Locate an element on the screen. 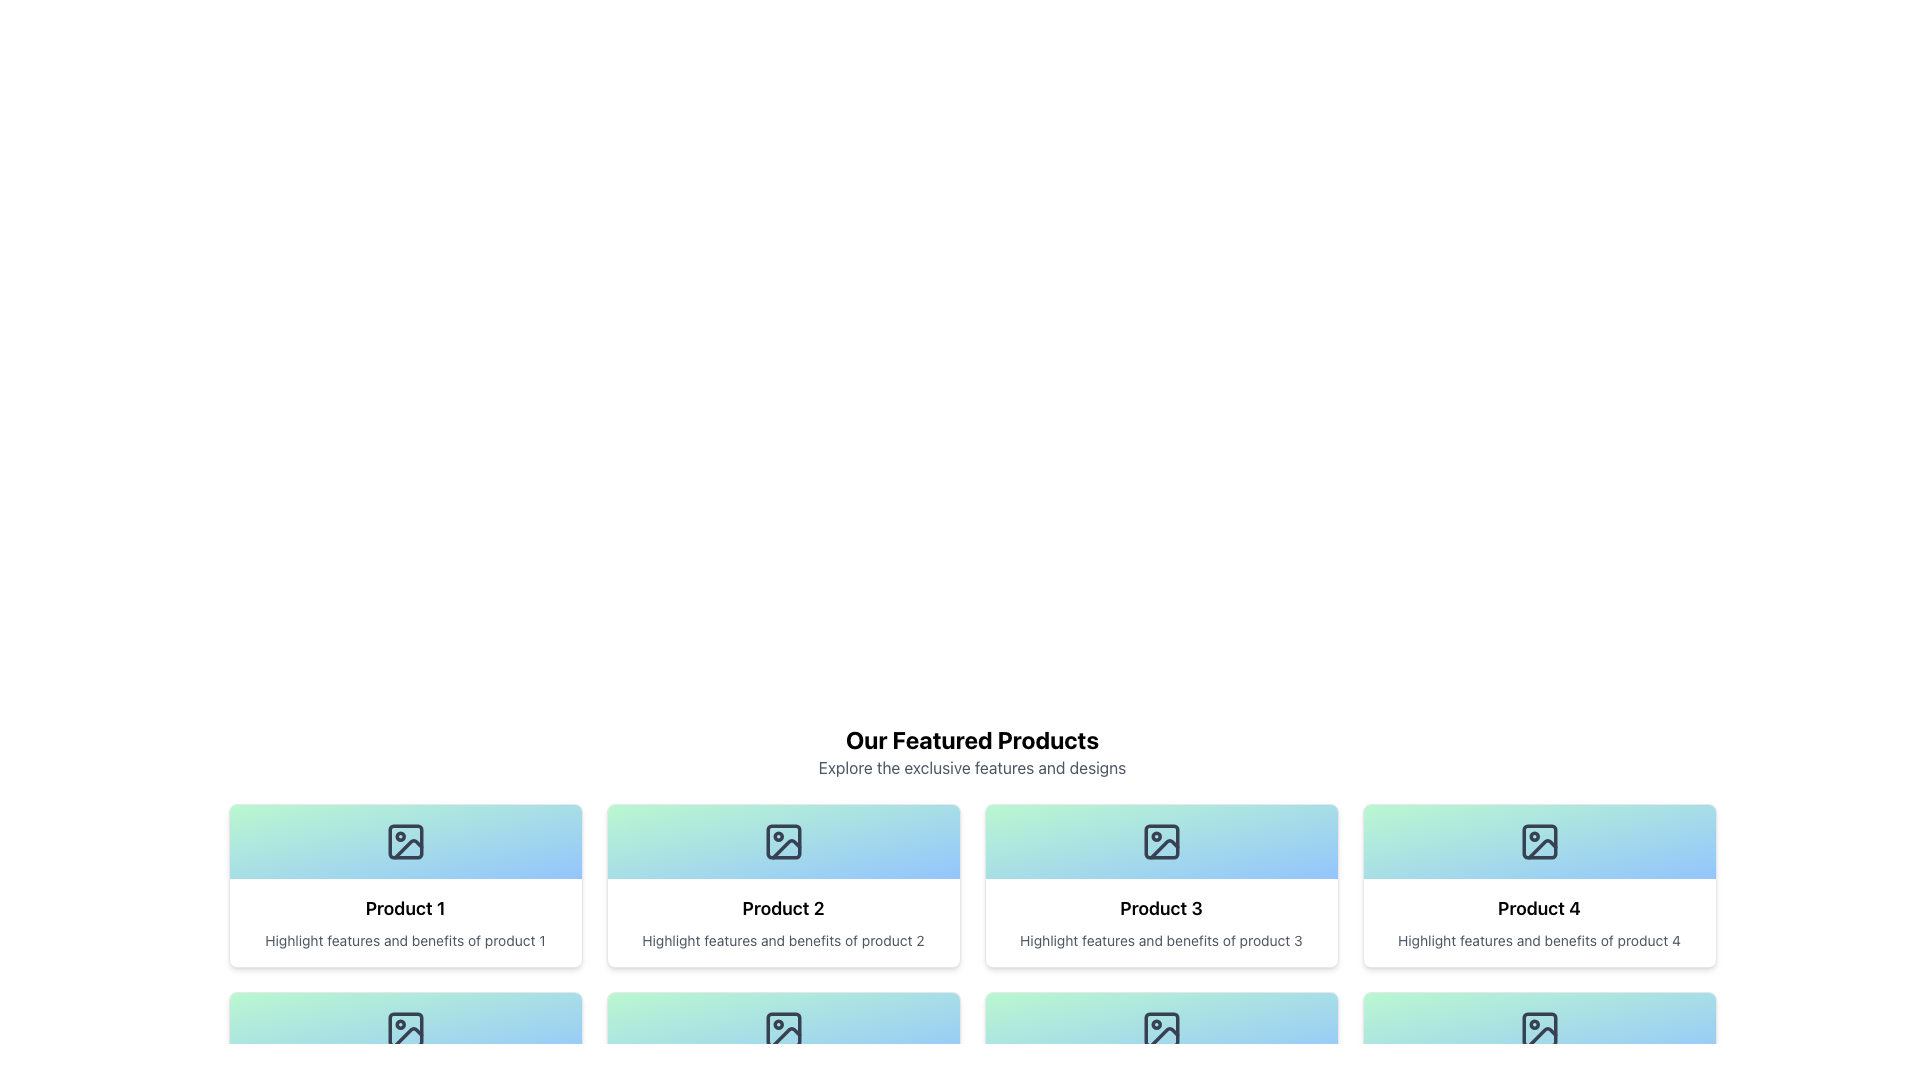 The height and width of the screenshot is (1080, 1920). the text label that reads 'Highlight features and benefits of product 3', which is styled in a smaller font size and light gray color, positioned under the bold heading 'Product 3' within the card component is located at coordinates (1161, 941).